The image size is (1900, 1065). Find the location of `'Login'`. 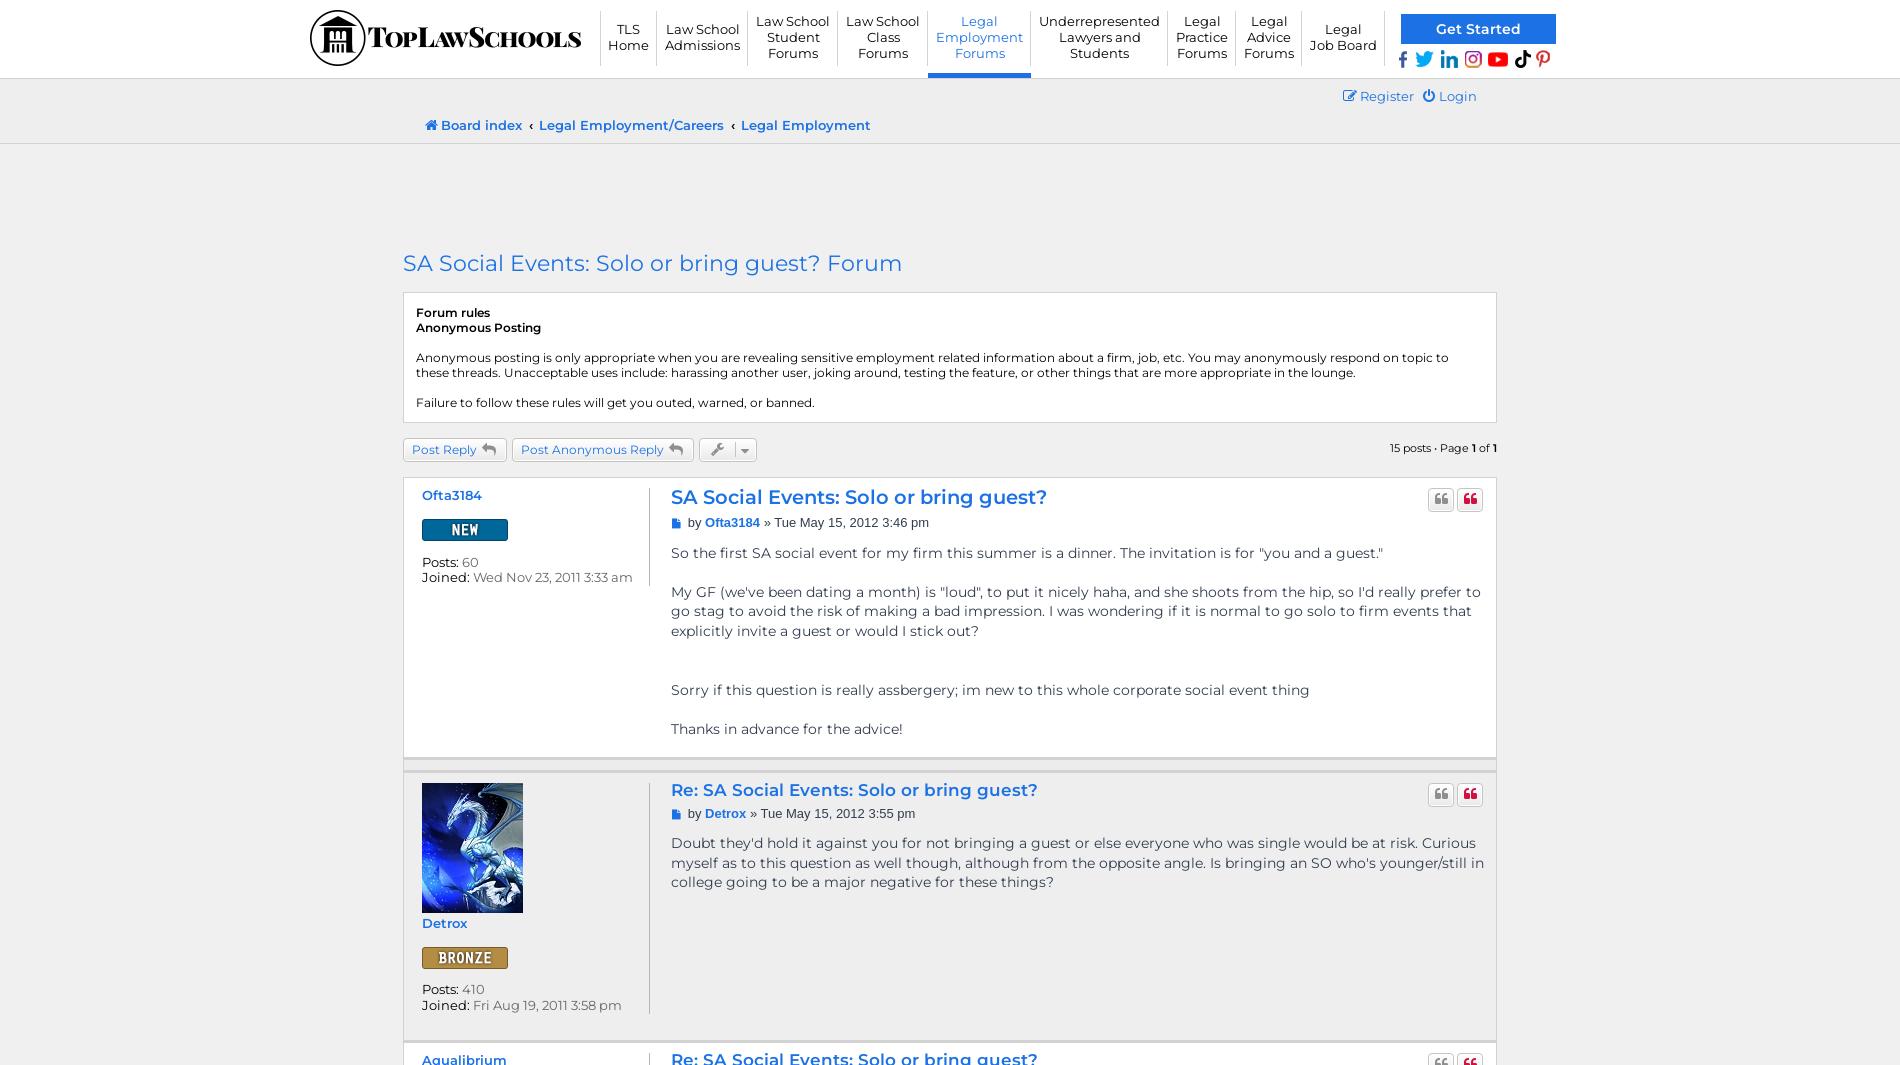

'Login' is located at coordinates (1458, 94).